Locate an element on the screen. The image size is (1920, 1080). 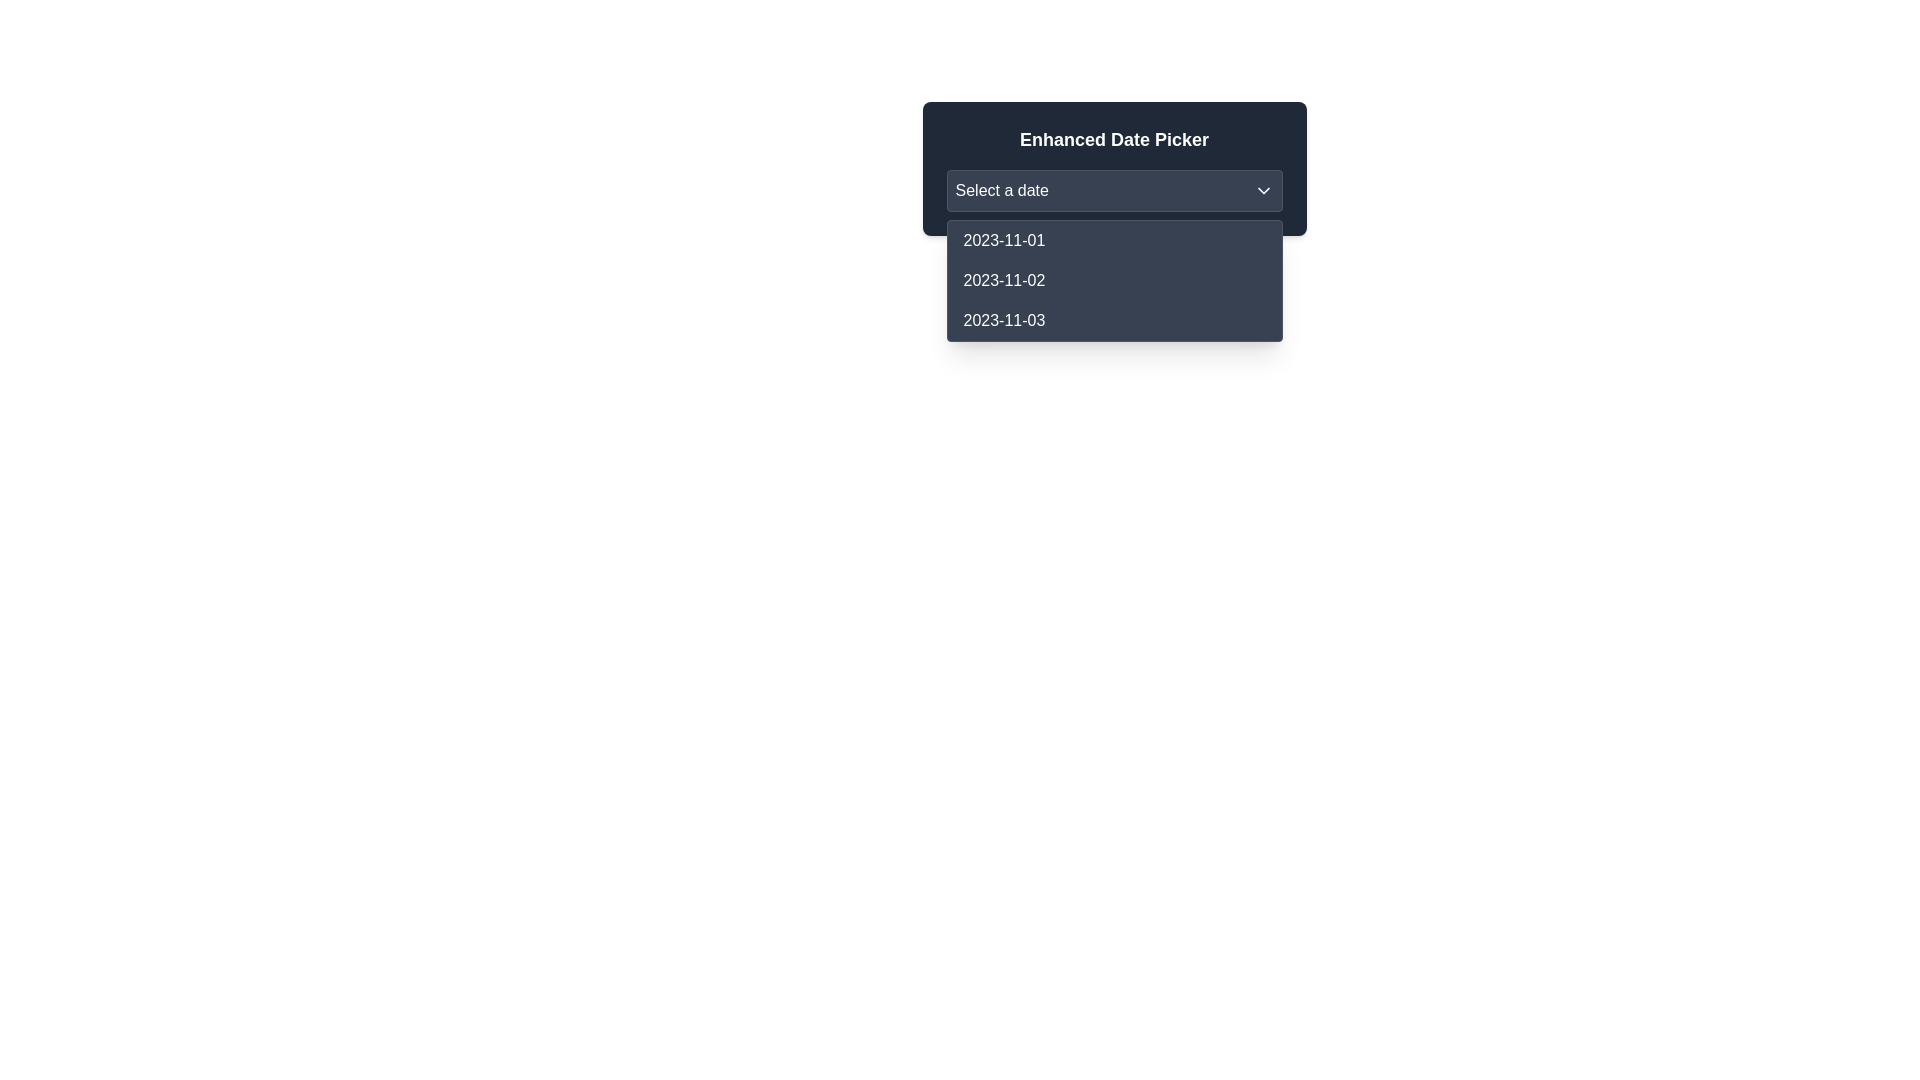
the first item in the dropdown menu is located at coordinates (1113, 239).